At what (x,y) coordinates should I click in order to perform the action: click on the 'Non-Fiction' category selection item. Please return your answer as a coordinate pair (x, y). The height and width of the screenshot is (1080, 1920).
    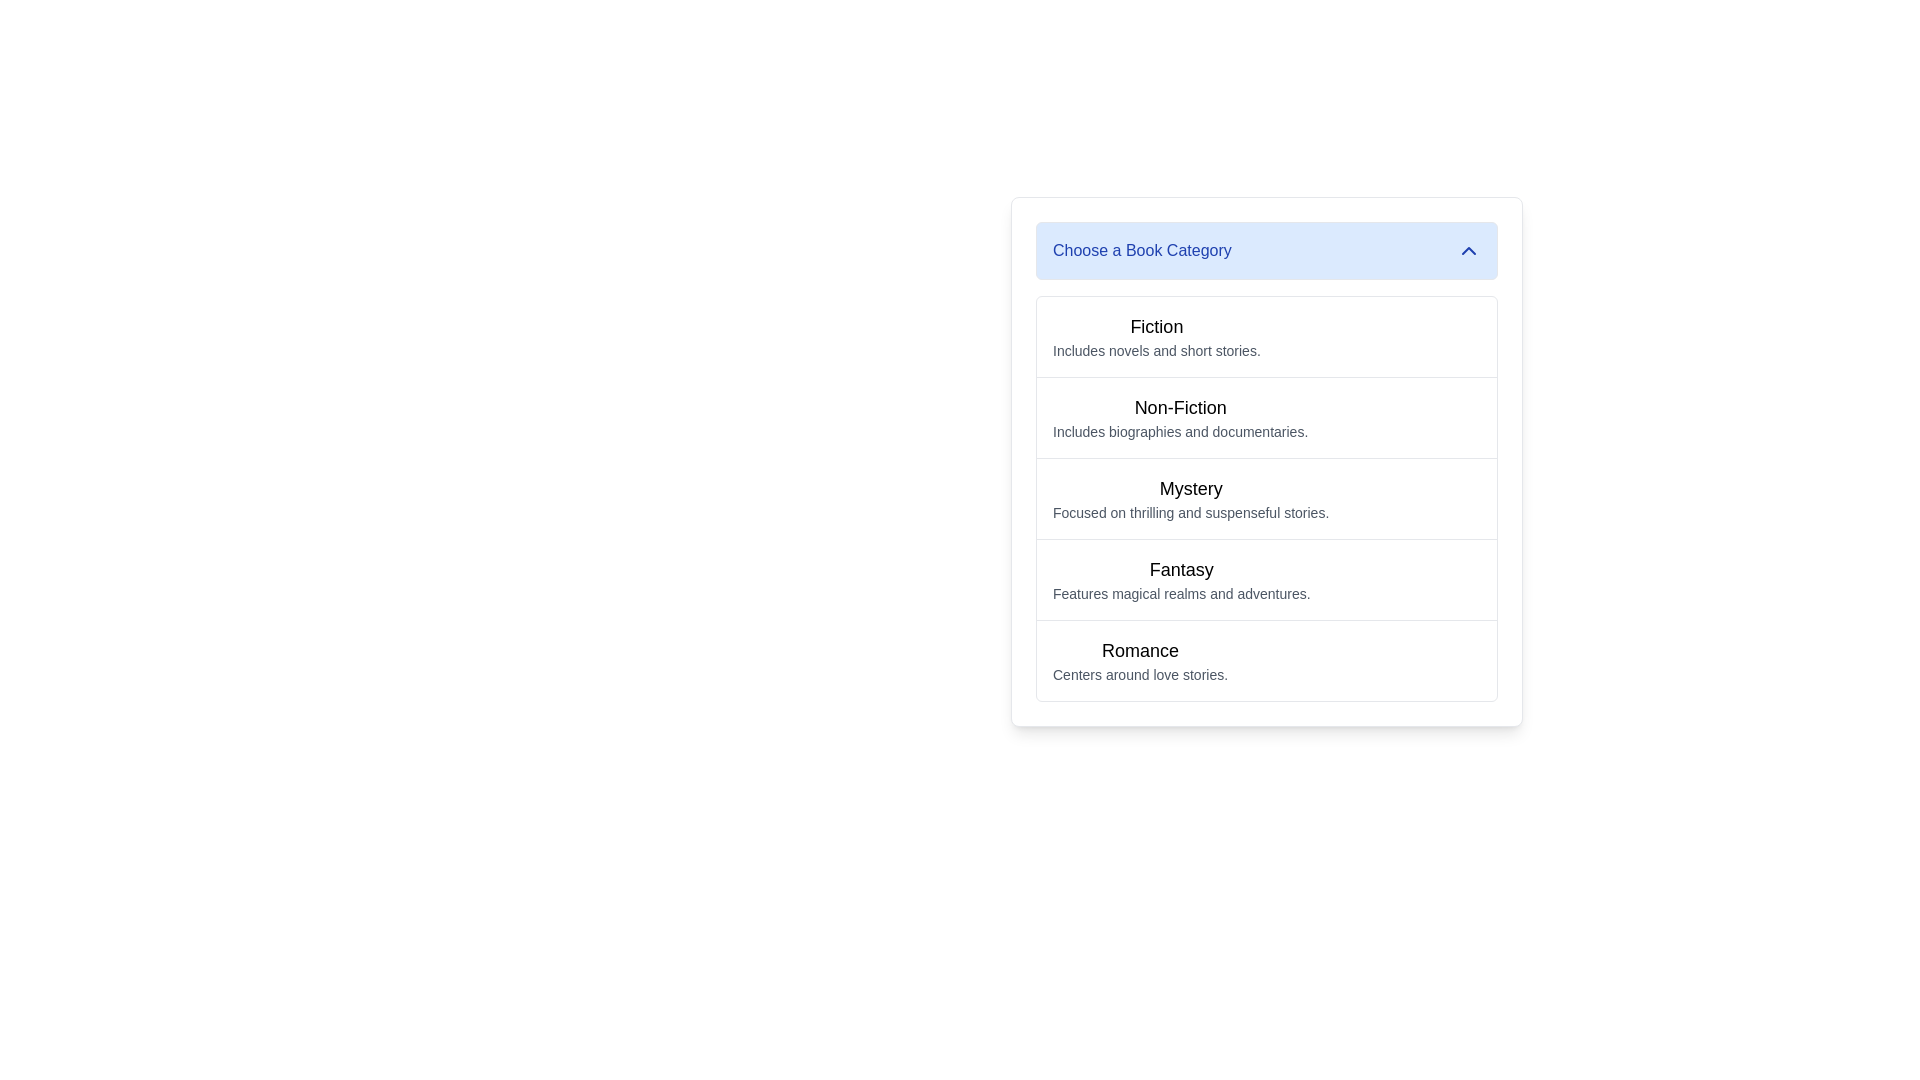
    Looking at the image, I should click on (1266, 416).